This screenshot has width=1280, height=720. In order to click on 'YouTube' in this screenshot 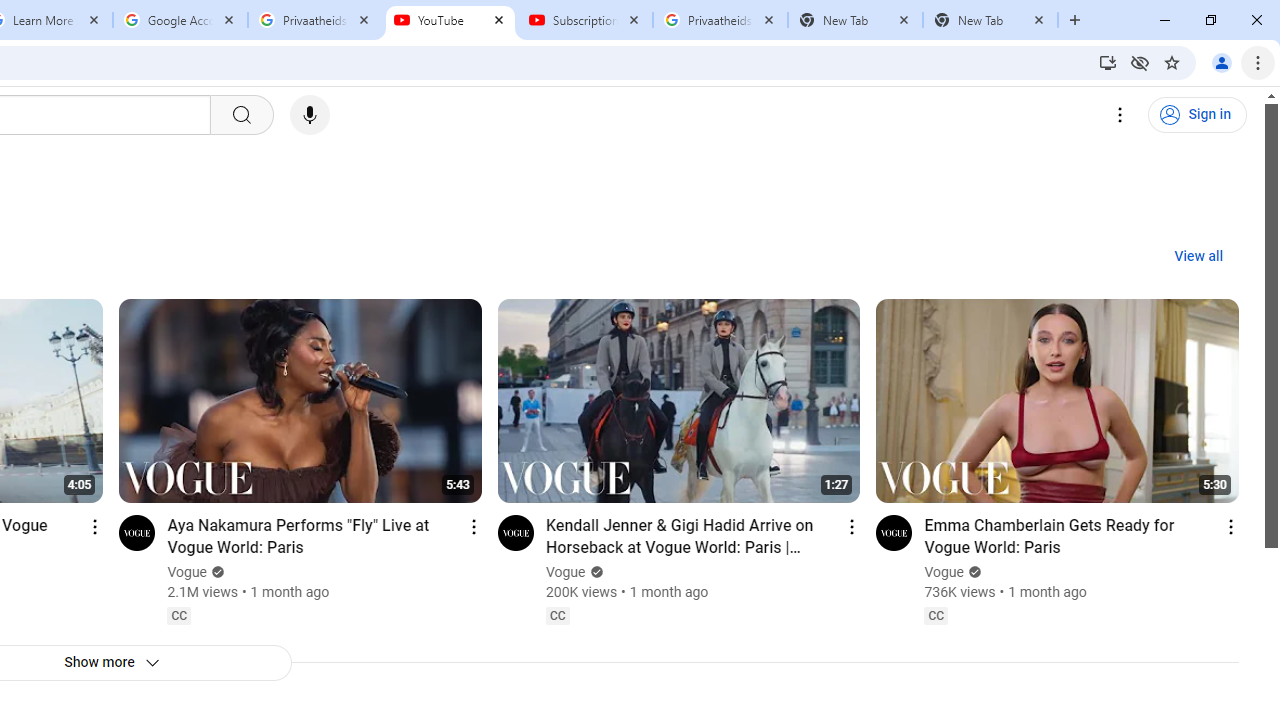, I will do `click(449, 20)`.